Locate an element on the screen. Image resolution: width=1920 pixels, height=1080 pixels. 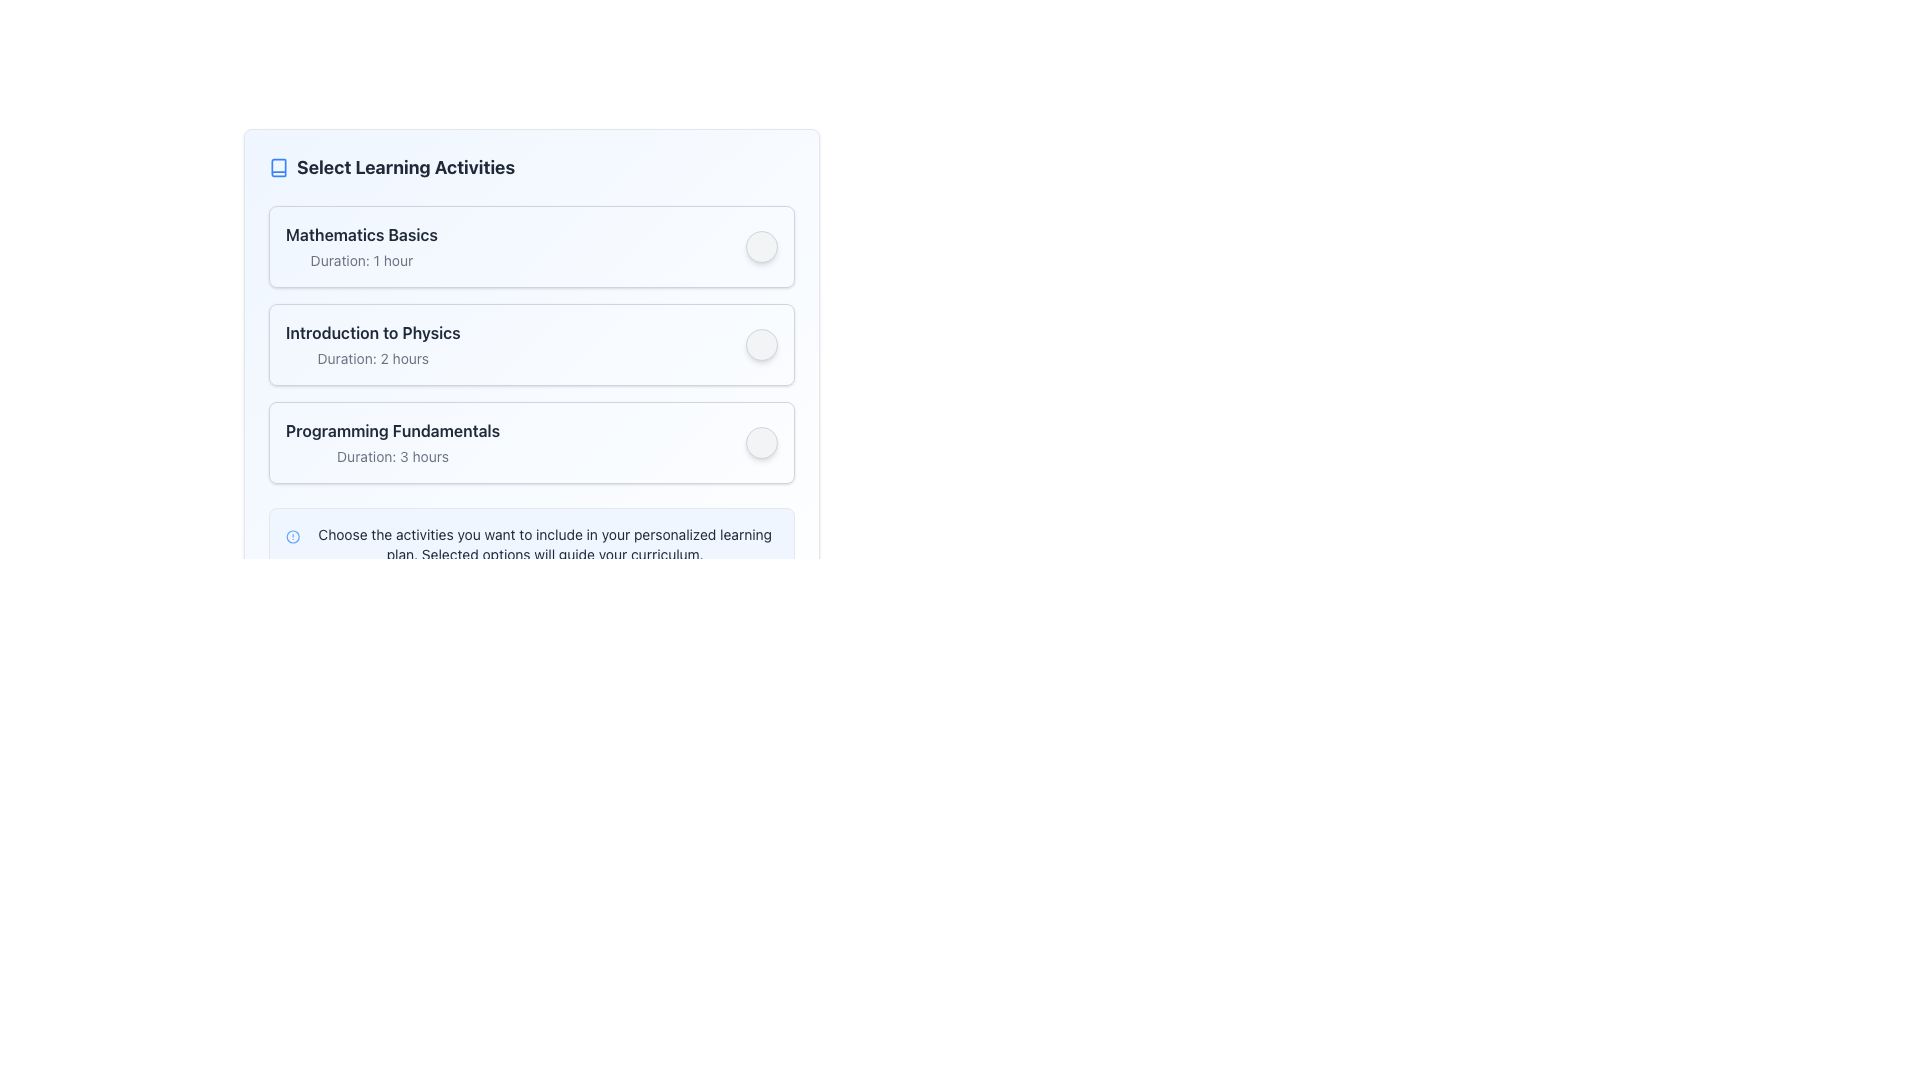
the third selectable learning activity option in the list, which allows the user to include 'Programming Fundamentals' in their learning plan is located at coordinates (532, 442).